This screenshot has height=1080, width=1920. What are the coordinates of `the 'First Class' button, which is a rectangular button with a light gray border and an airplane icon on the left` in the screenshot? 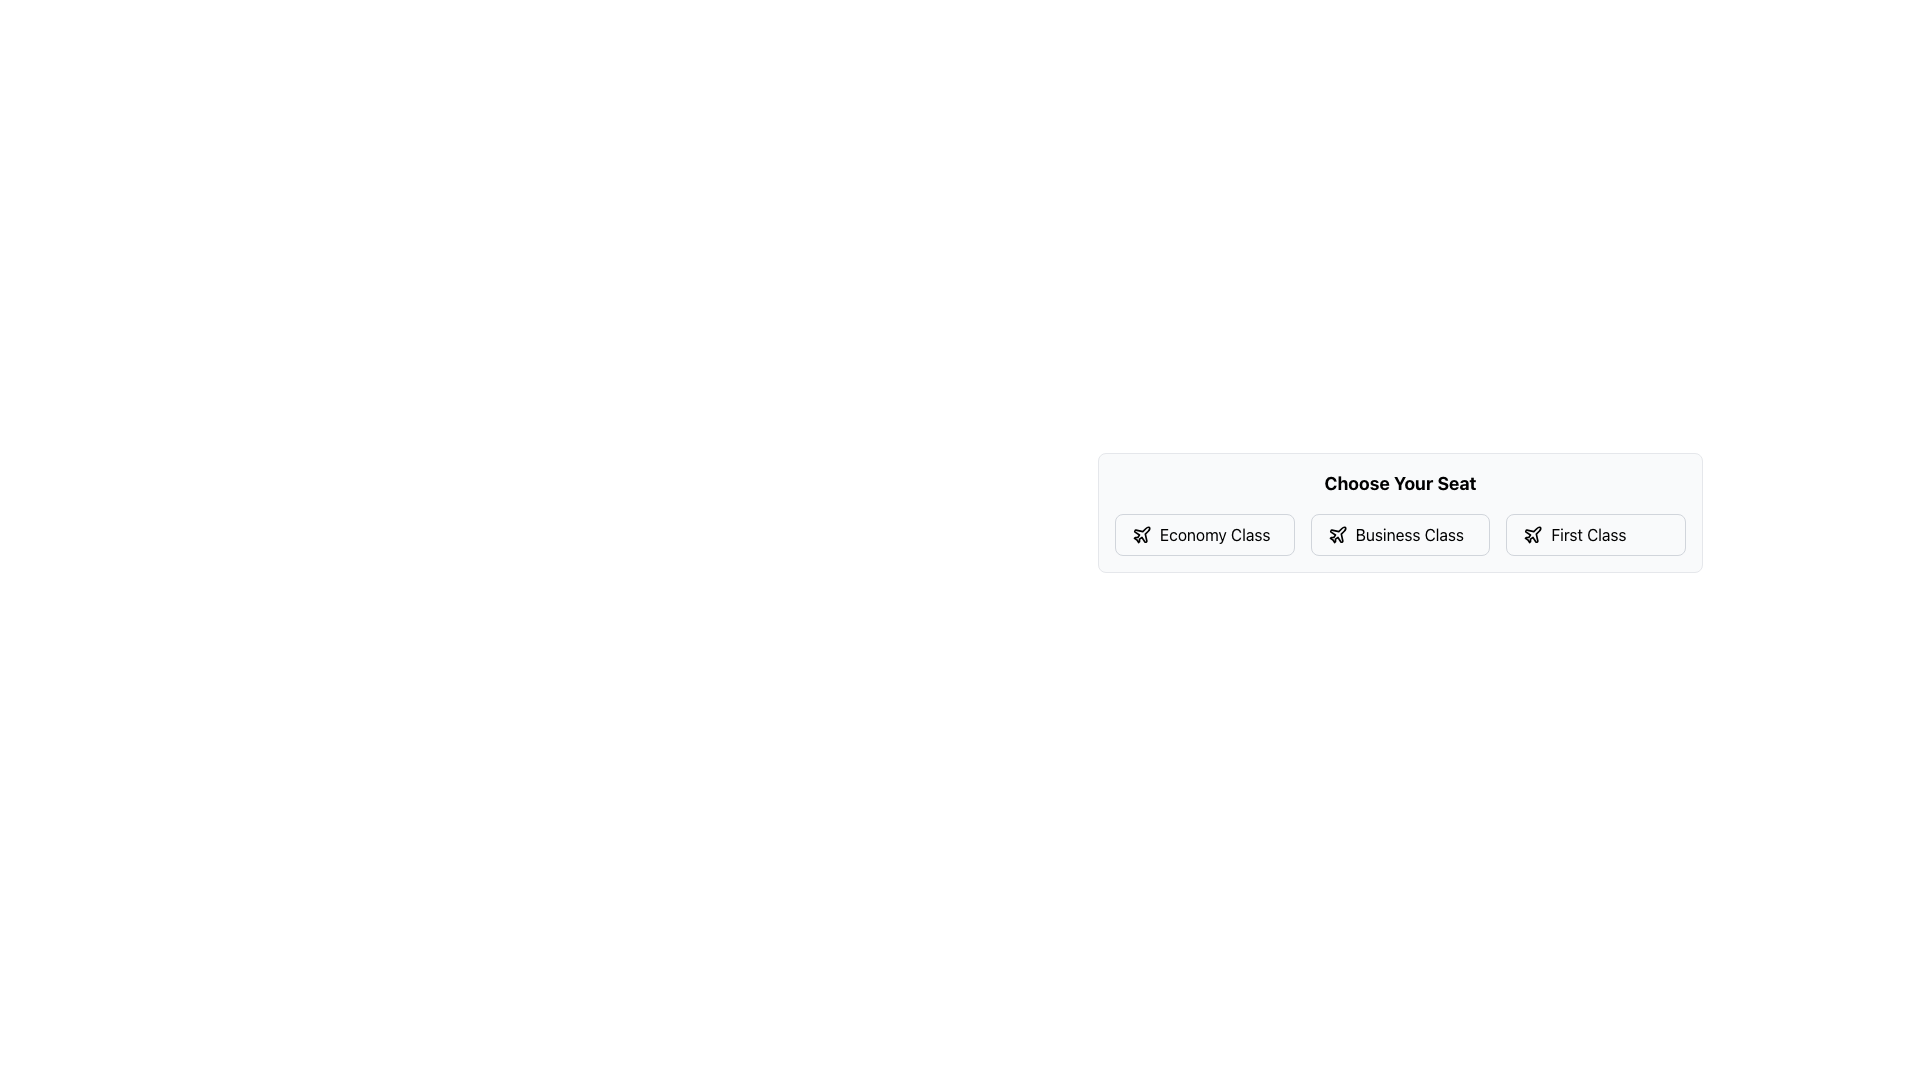 It's located at (1595, 534).